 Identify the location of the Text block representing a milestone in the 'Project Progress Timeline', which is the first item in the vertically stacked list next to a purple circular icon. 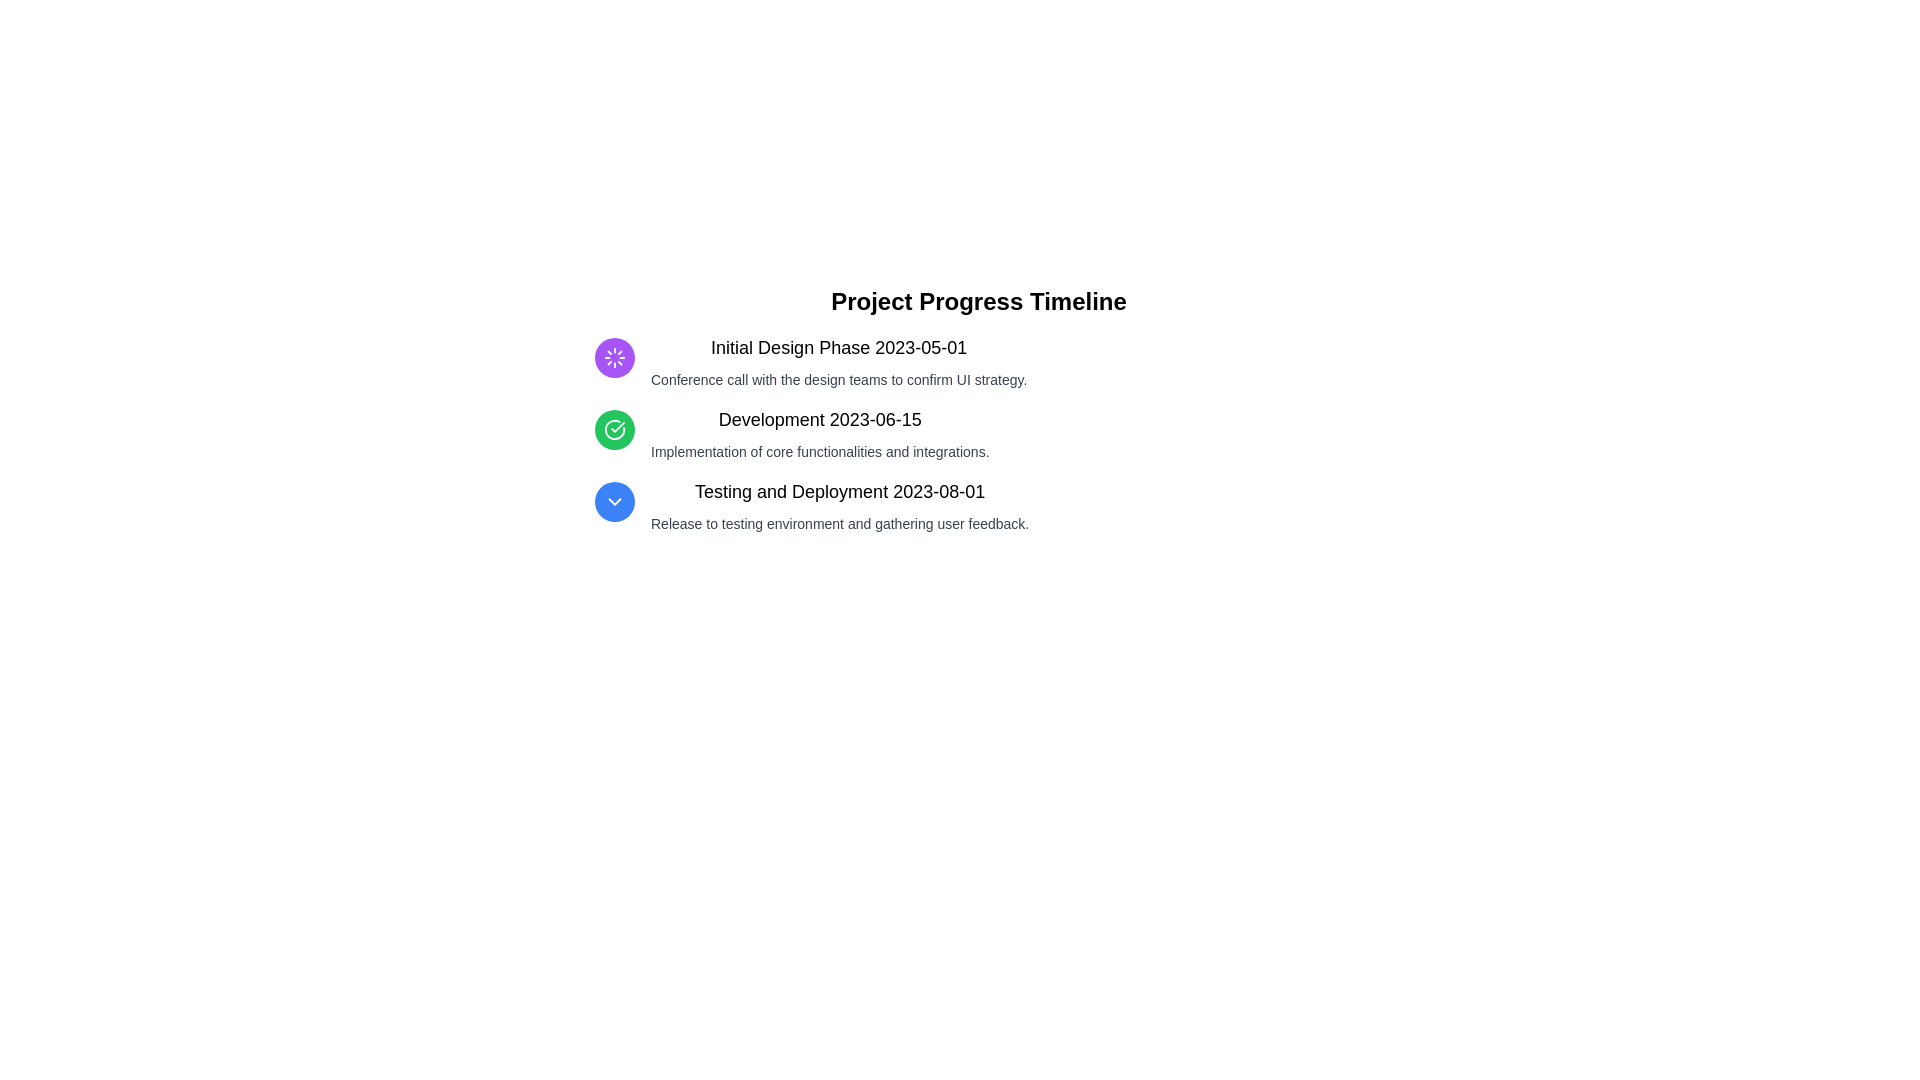
(839, 362).